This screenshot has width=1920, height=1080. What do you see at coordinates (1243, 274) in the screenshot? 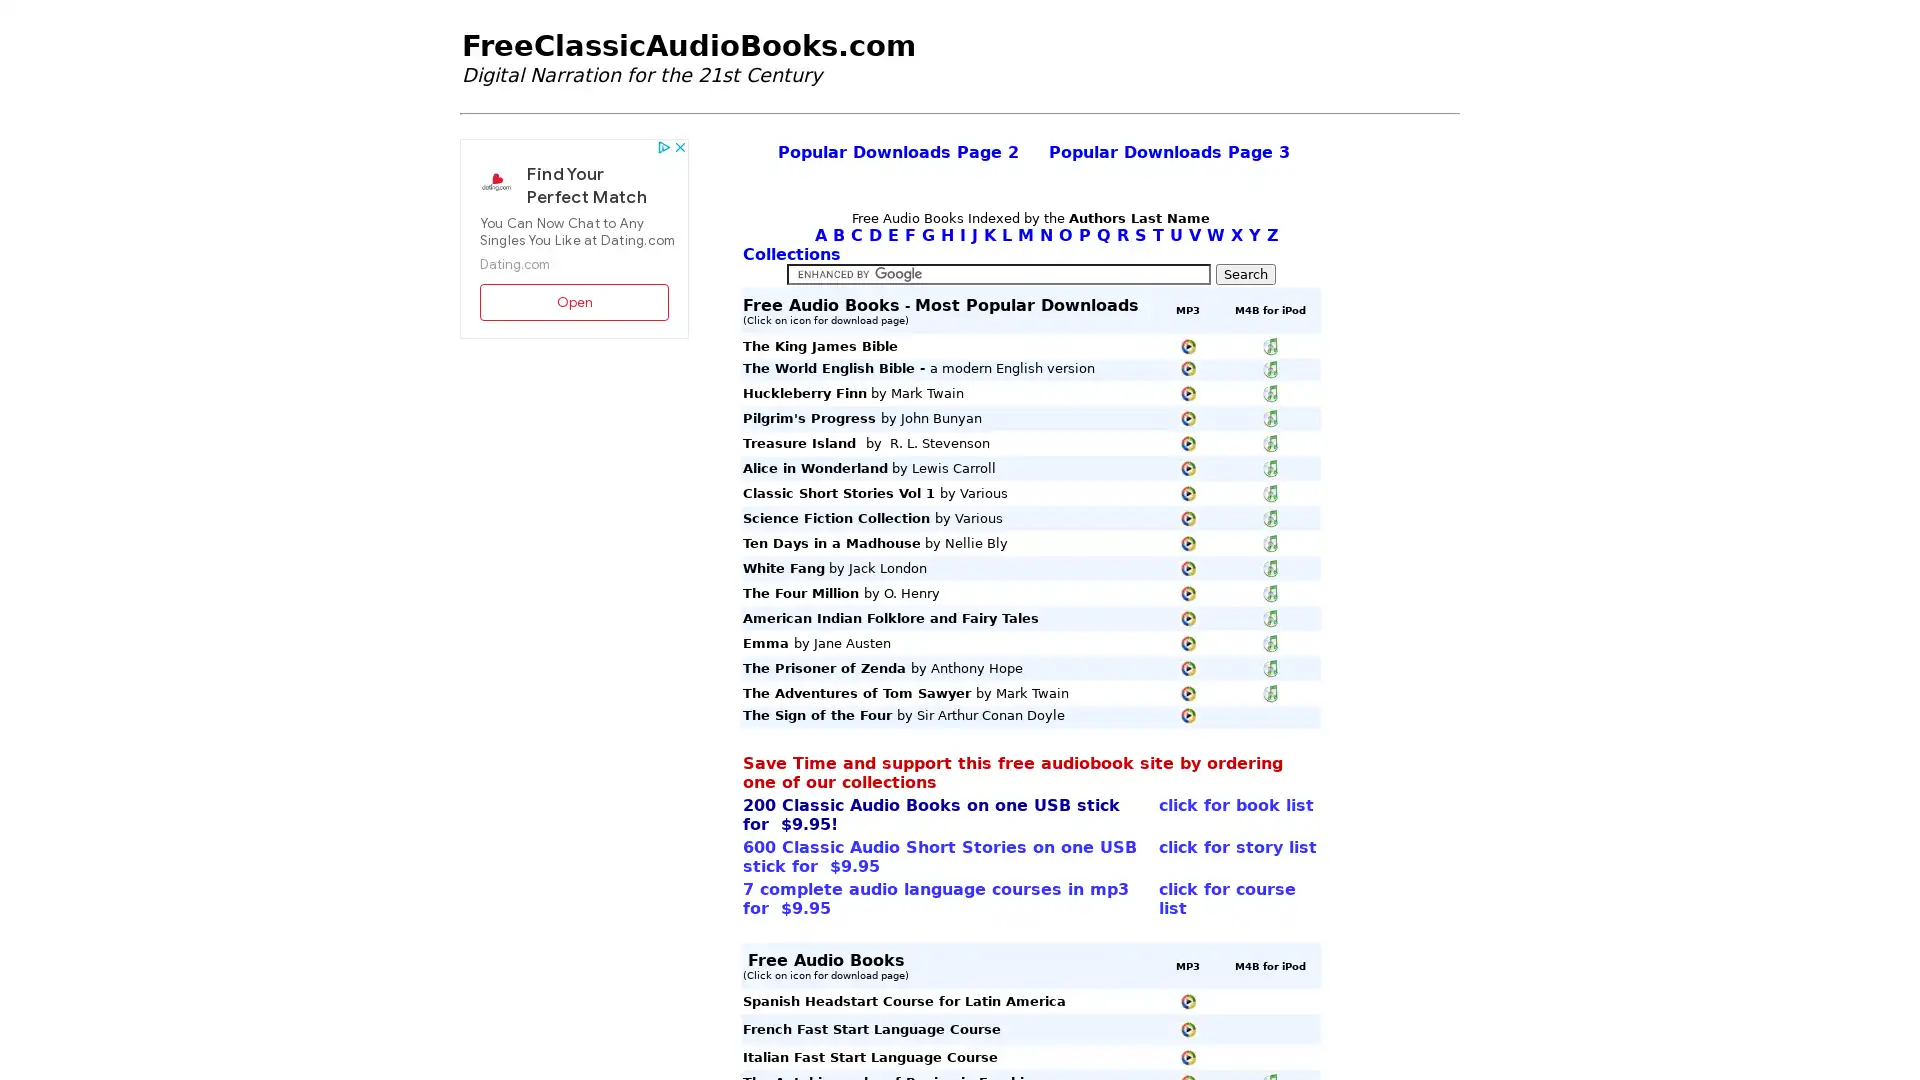
I see `Search` at bounding box center [1243, 274].